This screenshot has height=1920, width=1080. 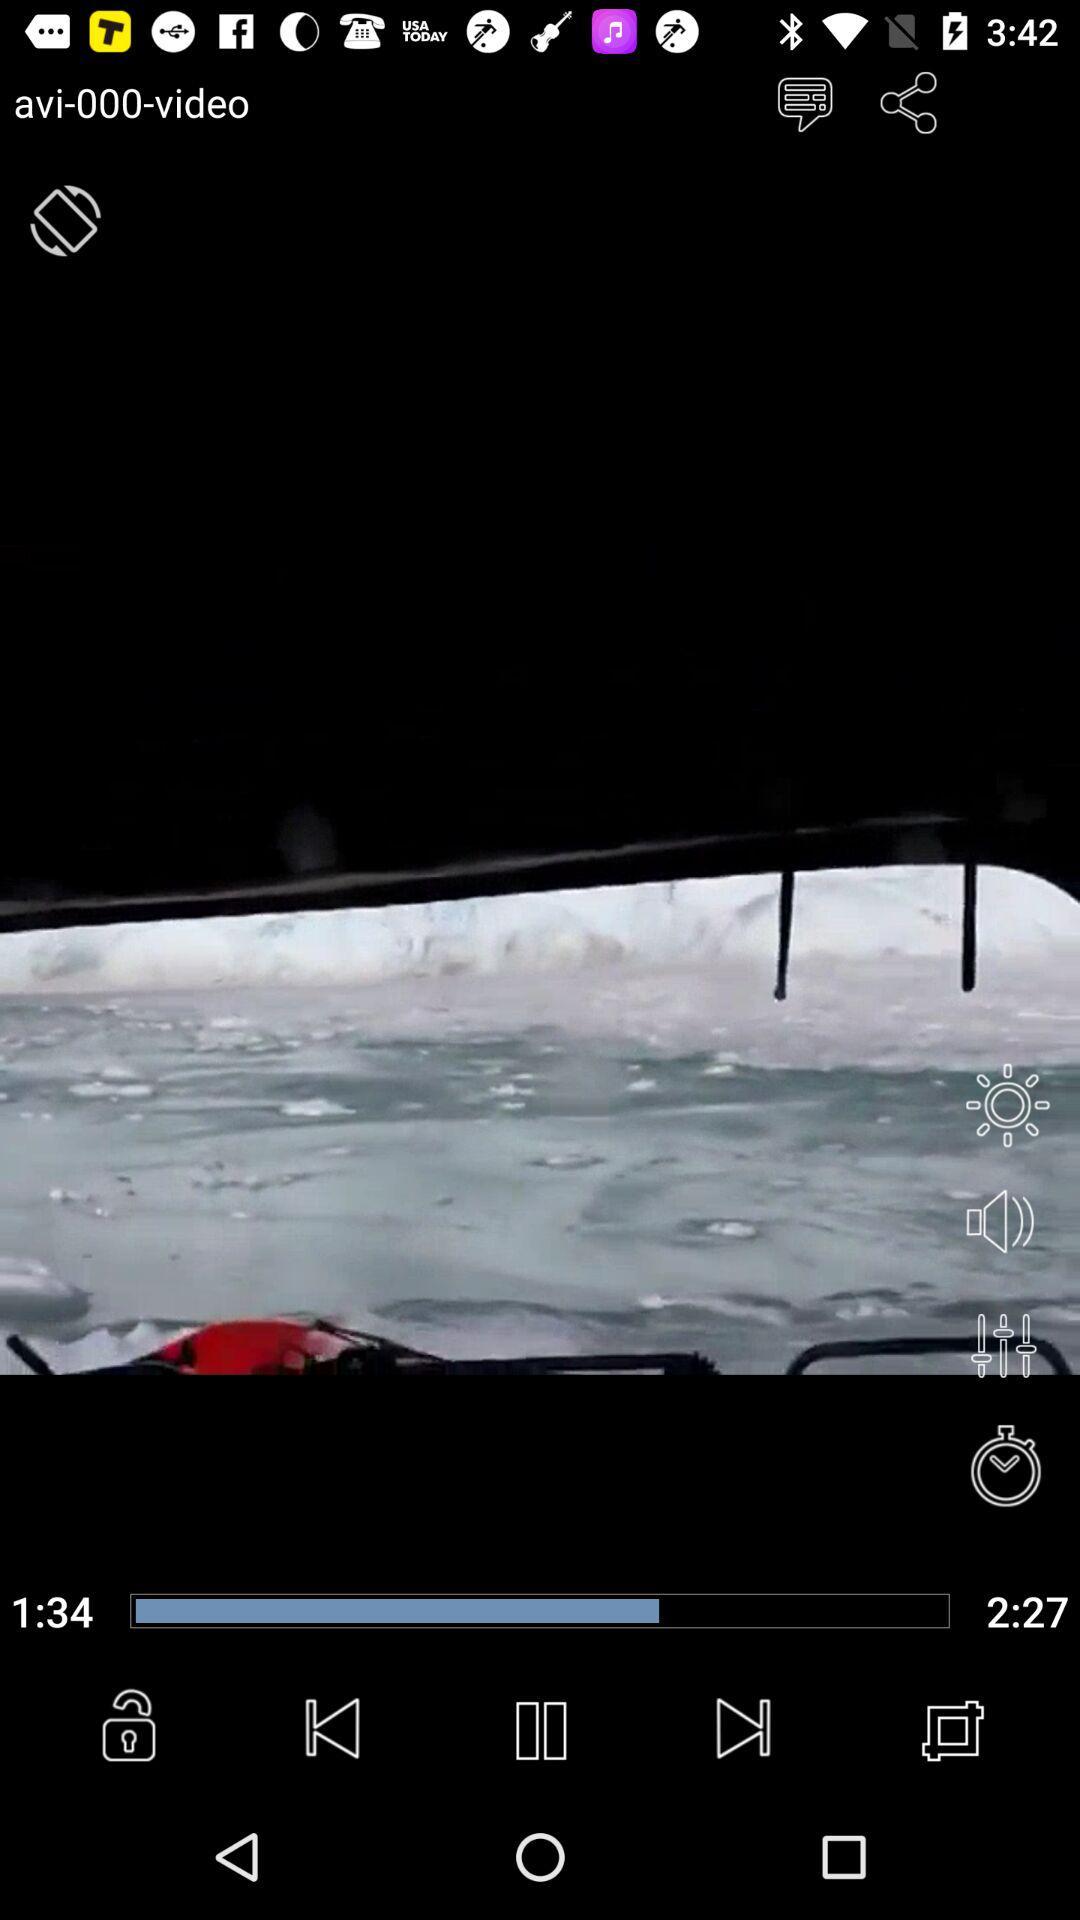 What do you see at coordinates (1007, 1222) in the screenshot?
I see `the volume icon` at bounding box center [1007, 1222].